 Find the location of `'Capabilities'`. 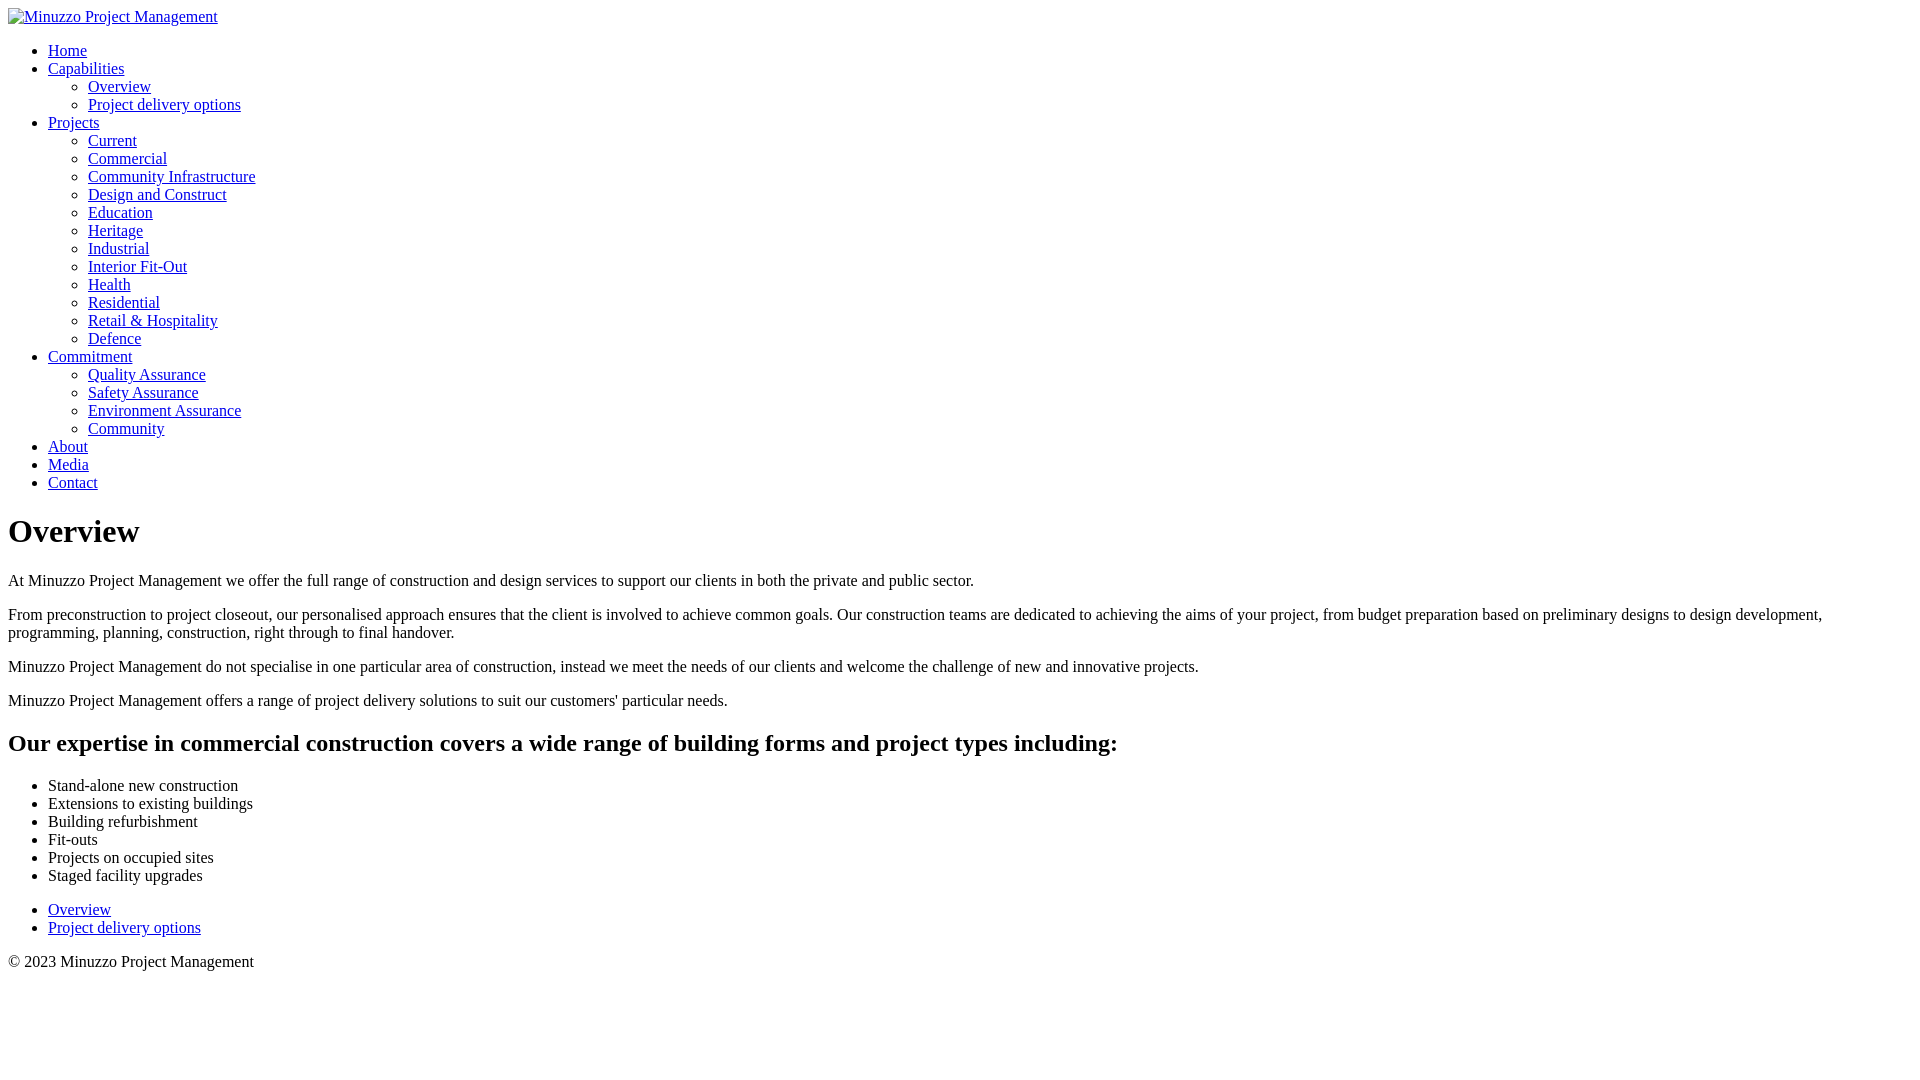

'Capabilities' is located at coordinates (85, 67).